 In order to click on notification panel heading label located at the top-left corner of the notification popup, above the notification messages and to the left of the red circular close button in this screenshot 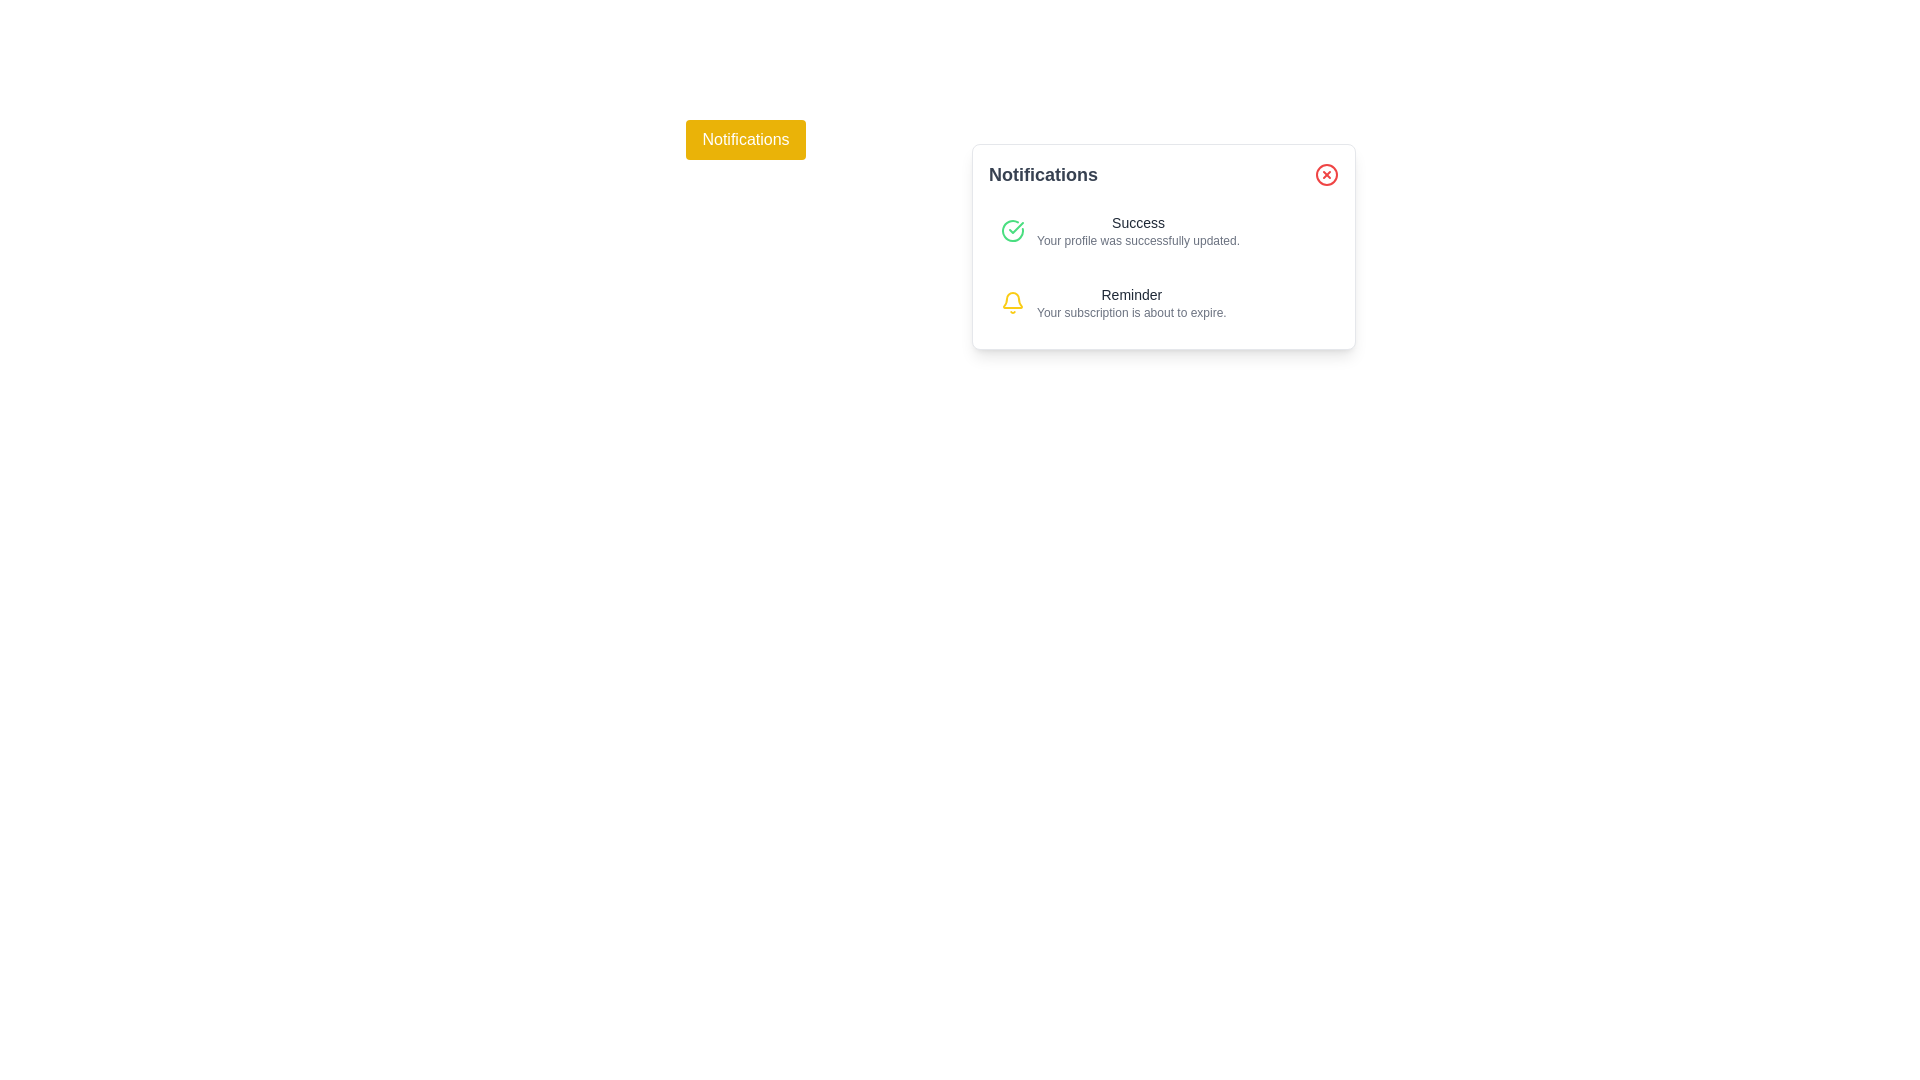, I will do `click(1042, 173)`.